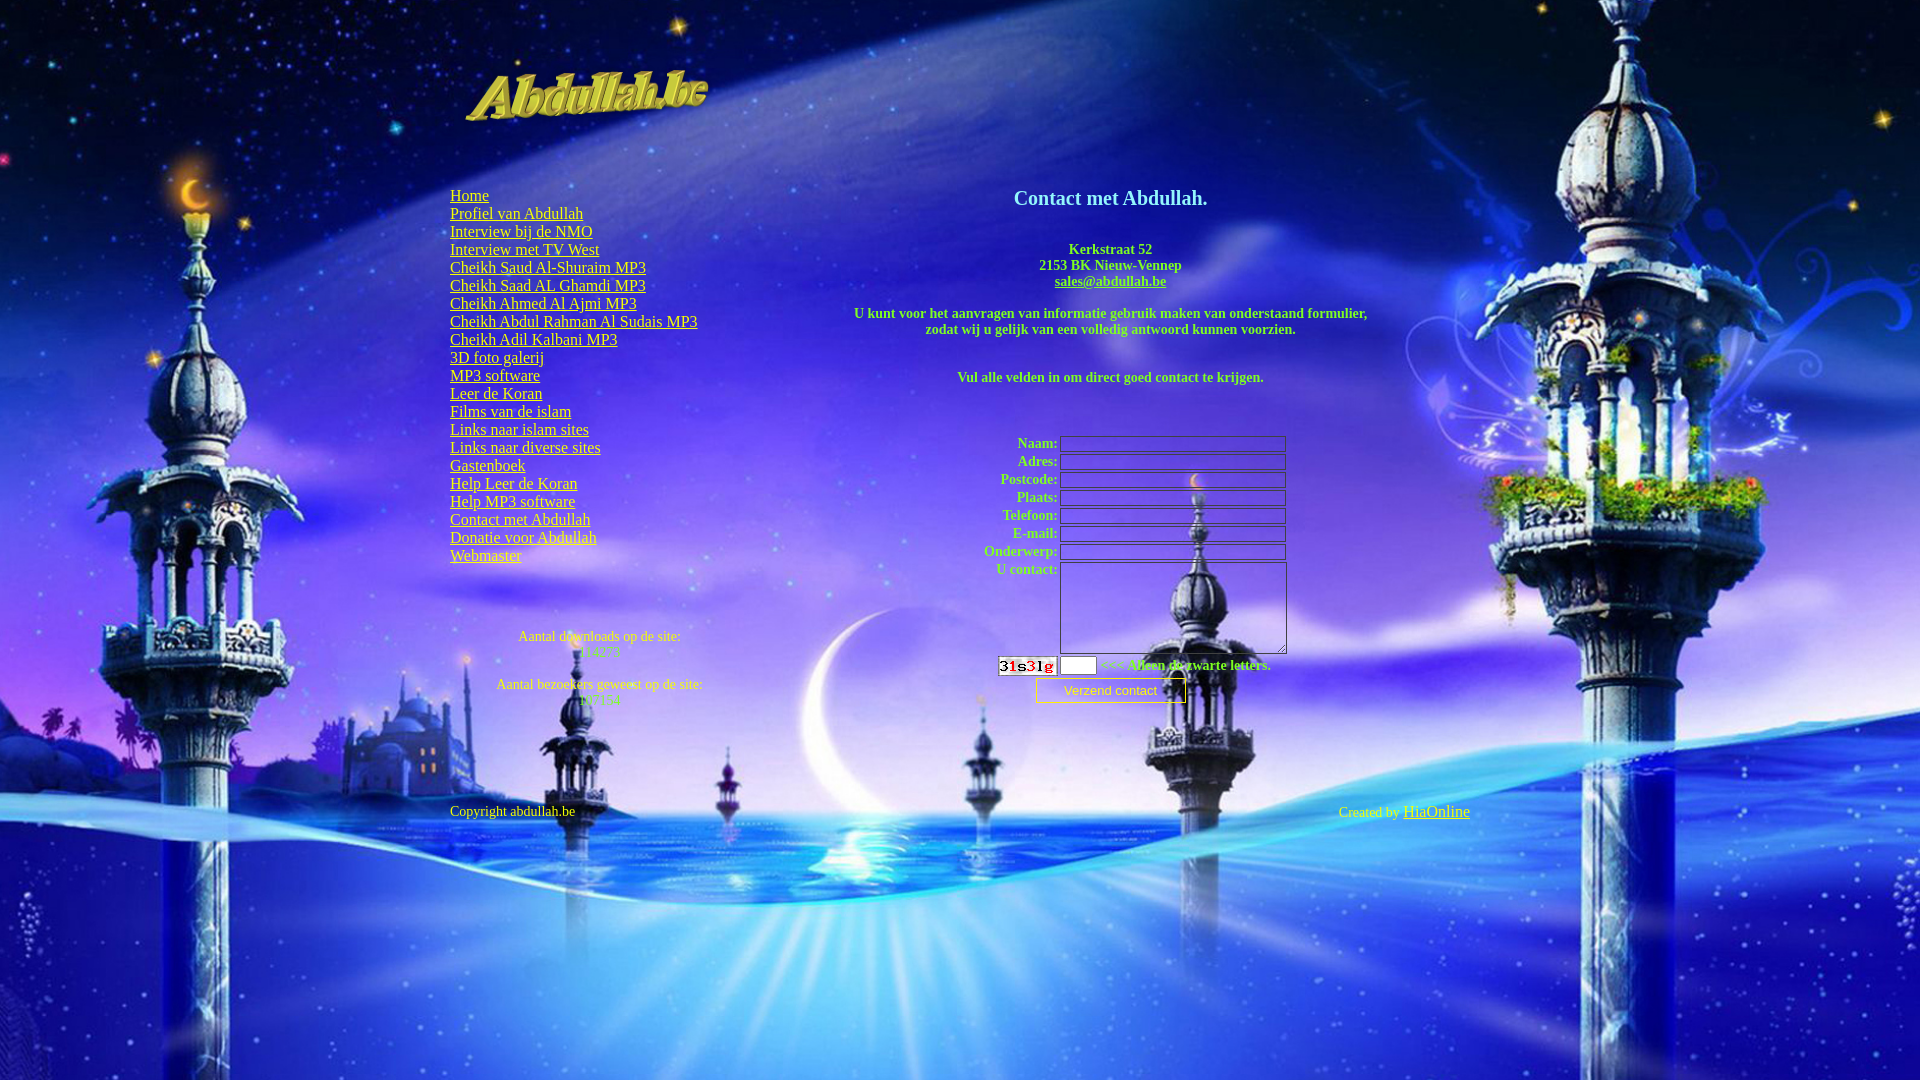 The width and height of the screenshot is (1920, 1080). What do you see at coordinates (1435, 811) in the screenshot?
I see `'HiaOnline'` at bounding box center [1435, 811].